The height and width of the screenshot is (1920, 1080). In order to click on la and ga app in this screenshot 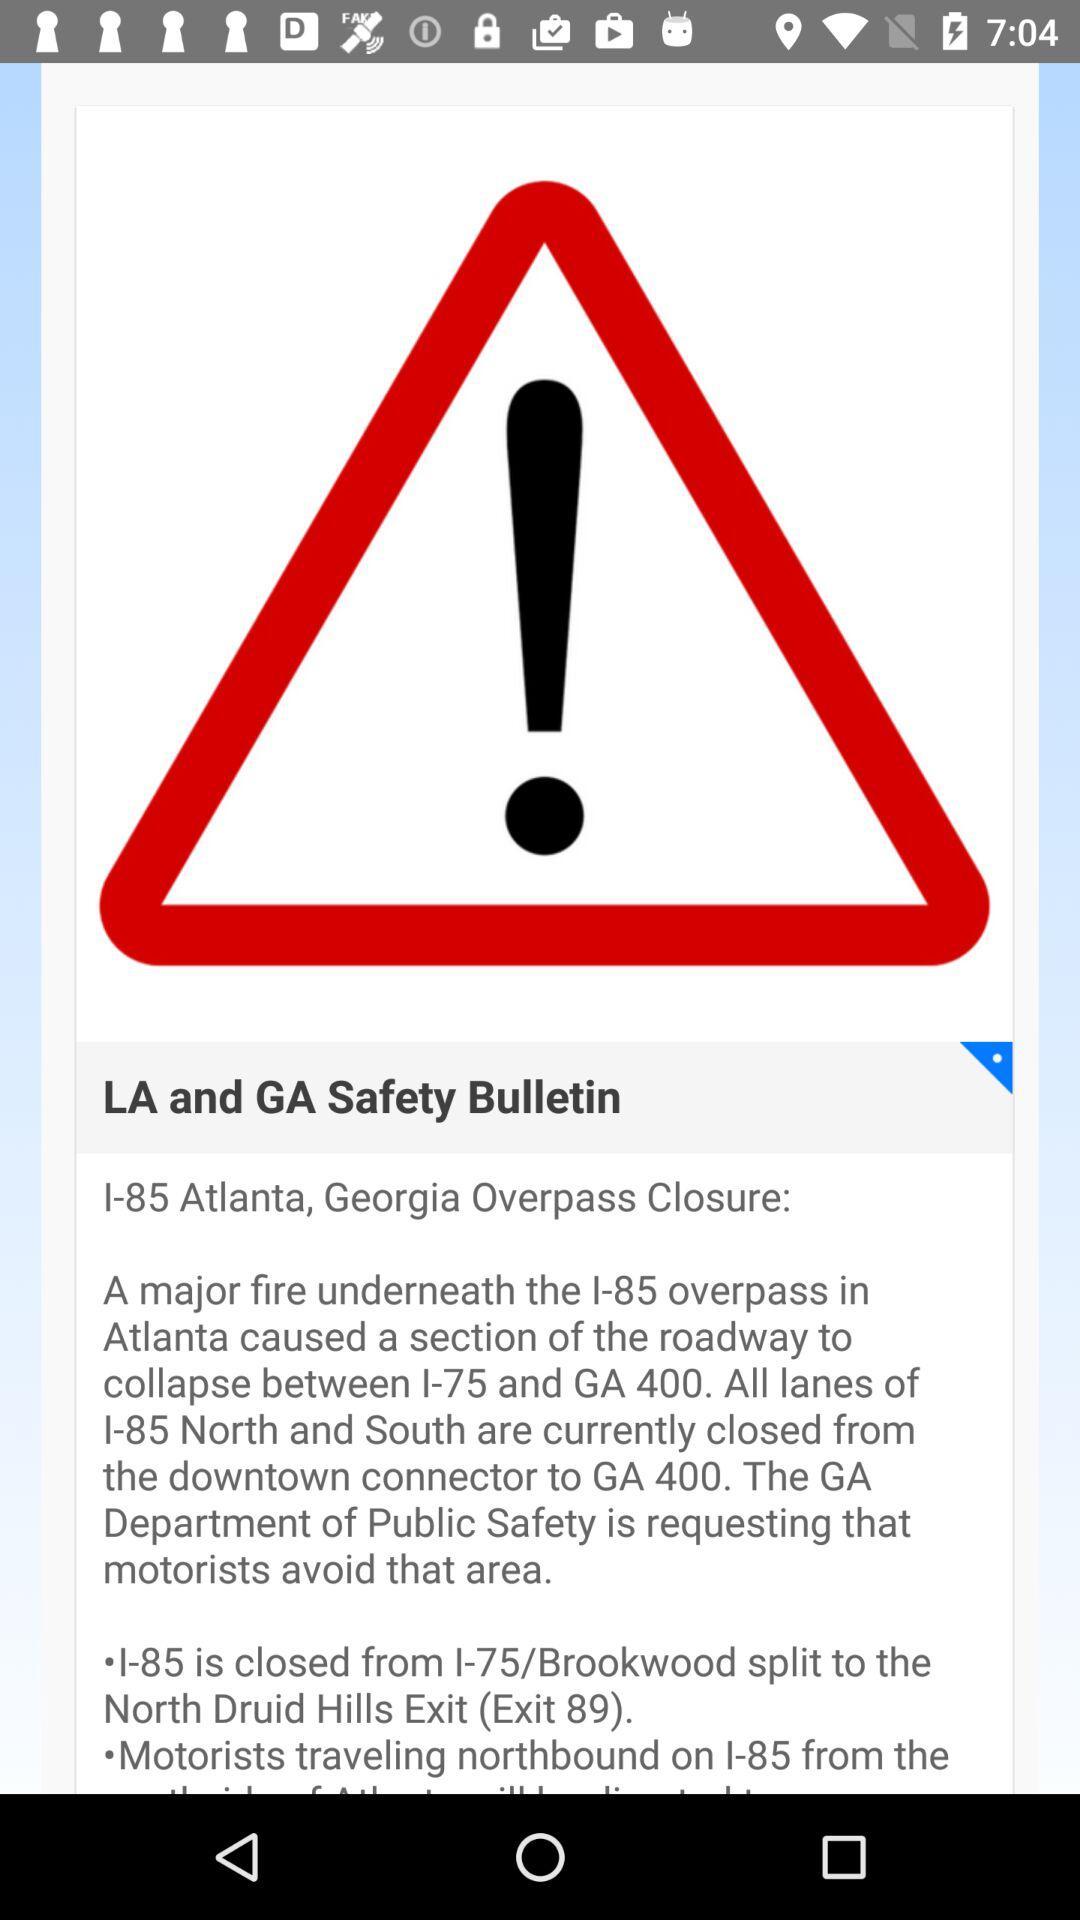, I will do `click(362, 1096)`.